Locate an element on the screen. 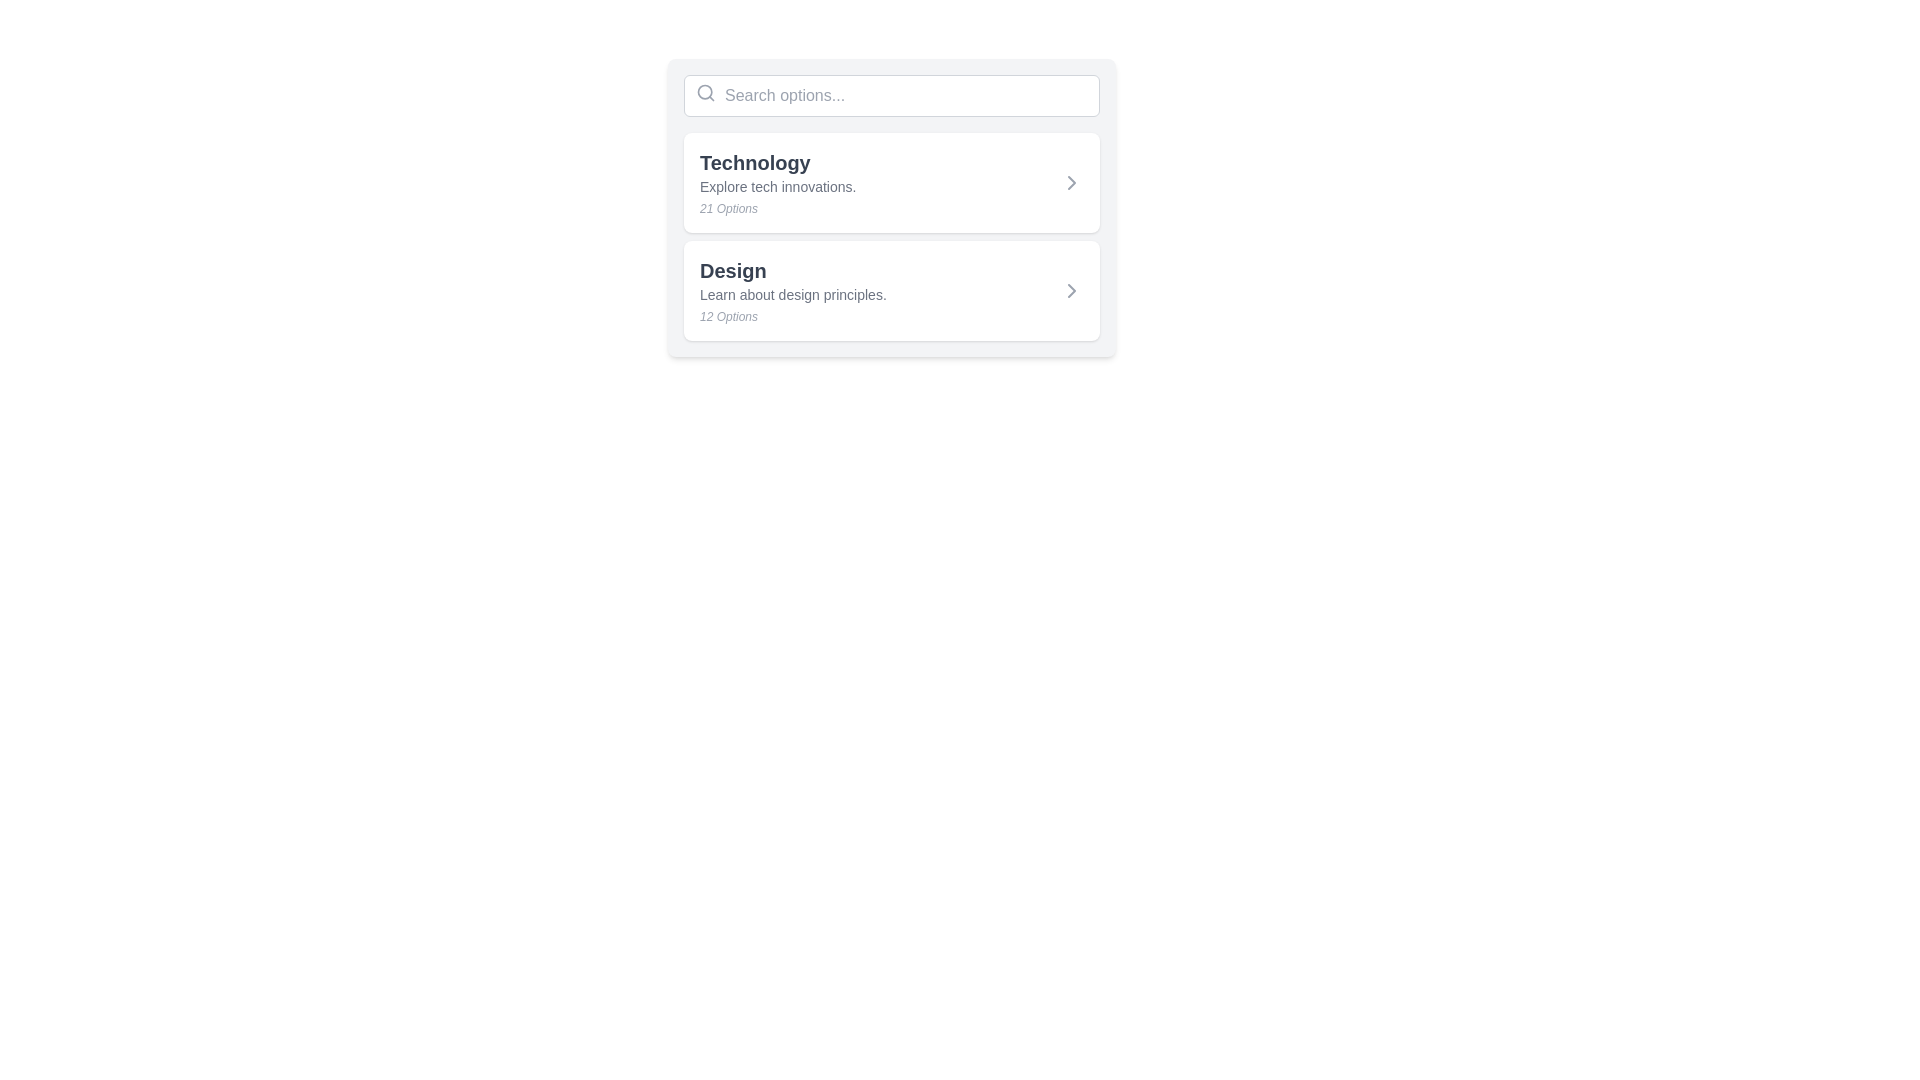  the Interactive List Item labeled 'Technology' which displays a subtitle 'Explore tech innovations.' and an additional info '21 Options' is located at coordinates (891, 182).